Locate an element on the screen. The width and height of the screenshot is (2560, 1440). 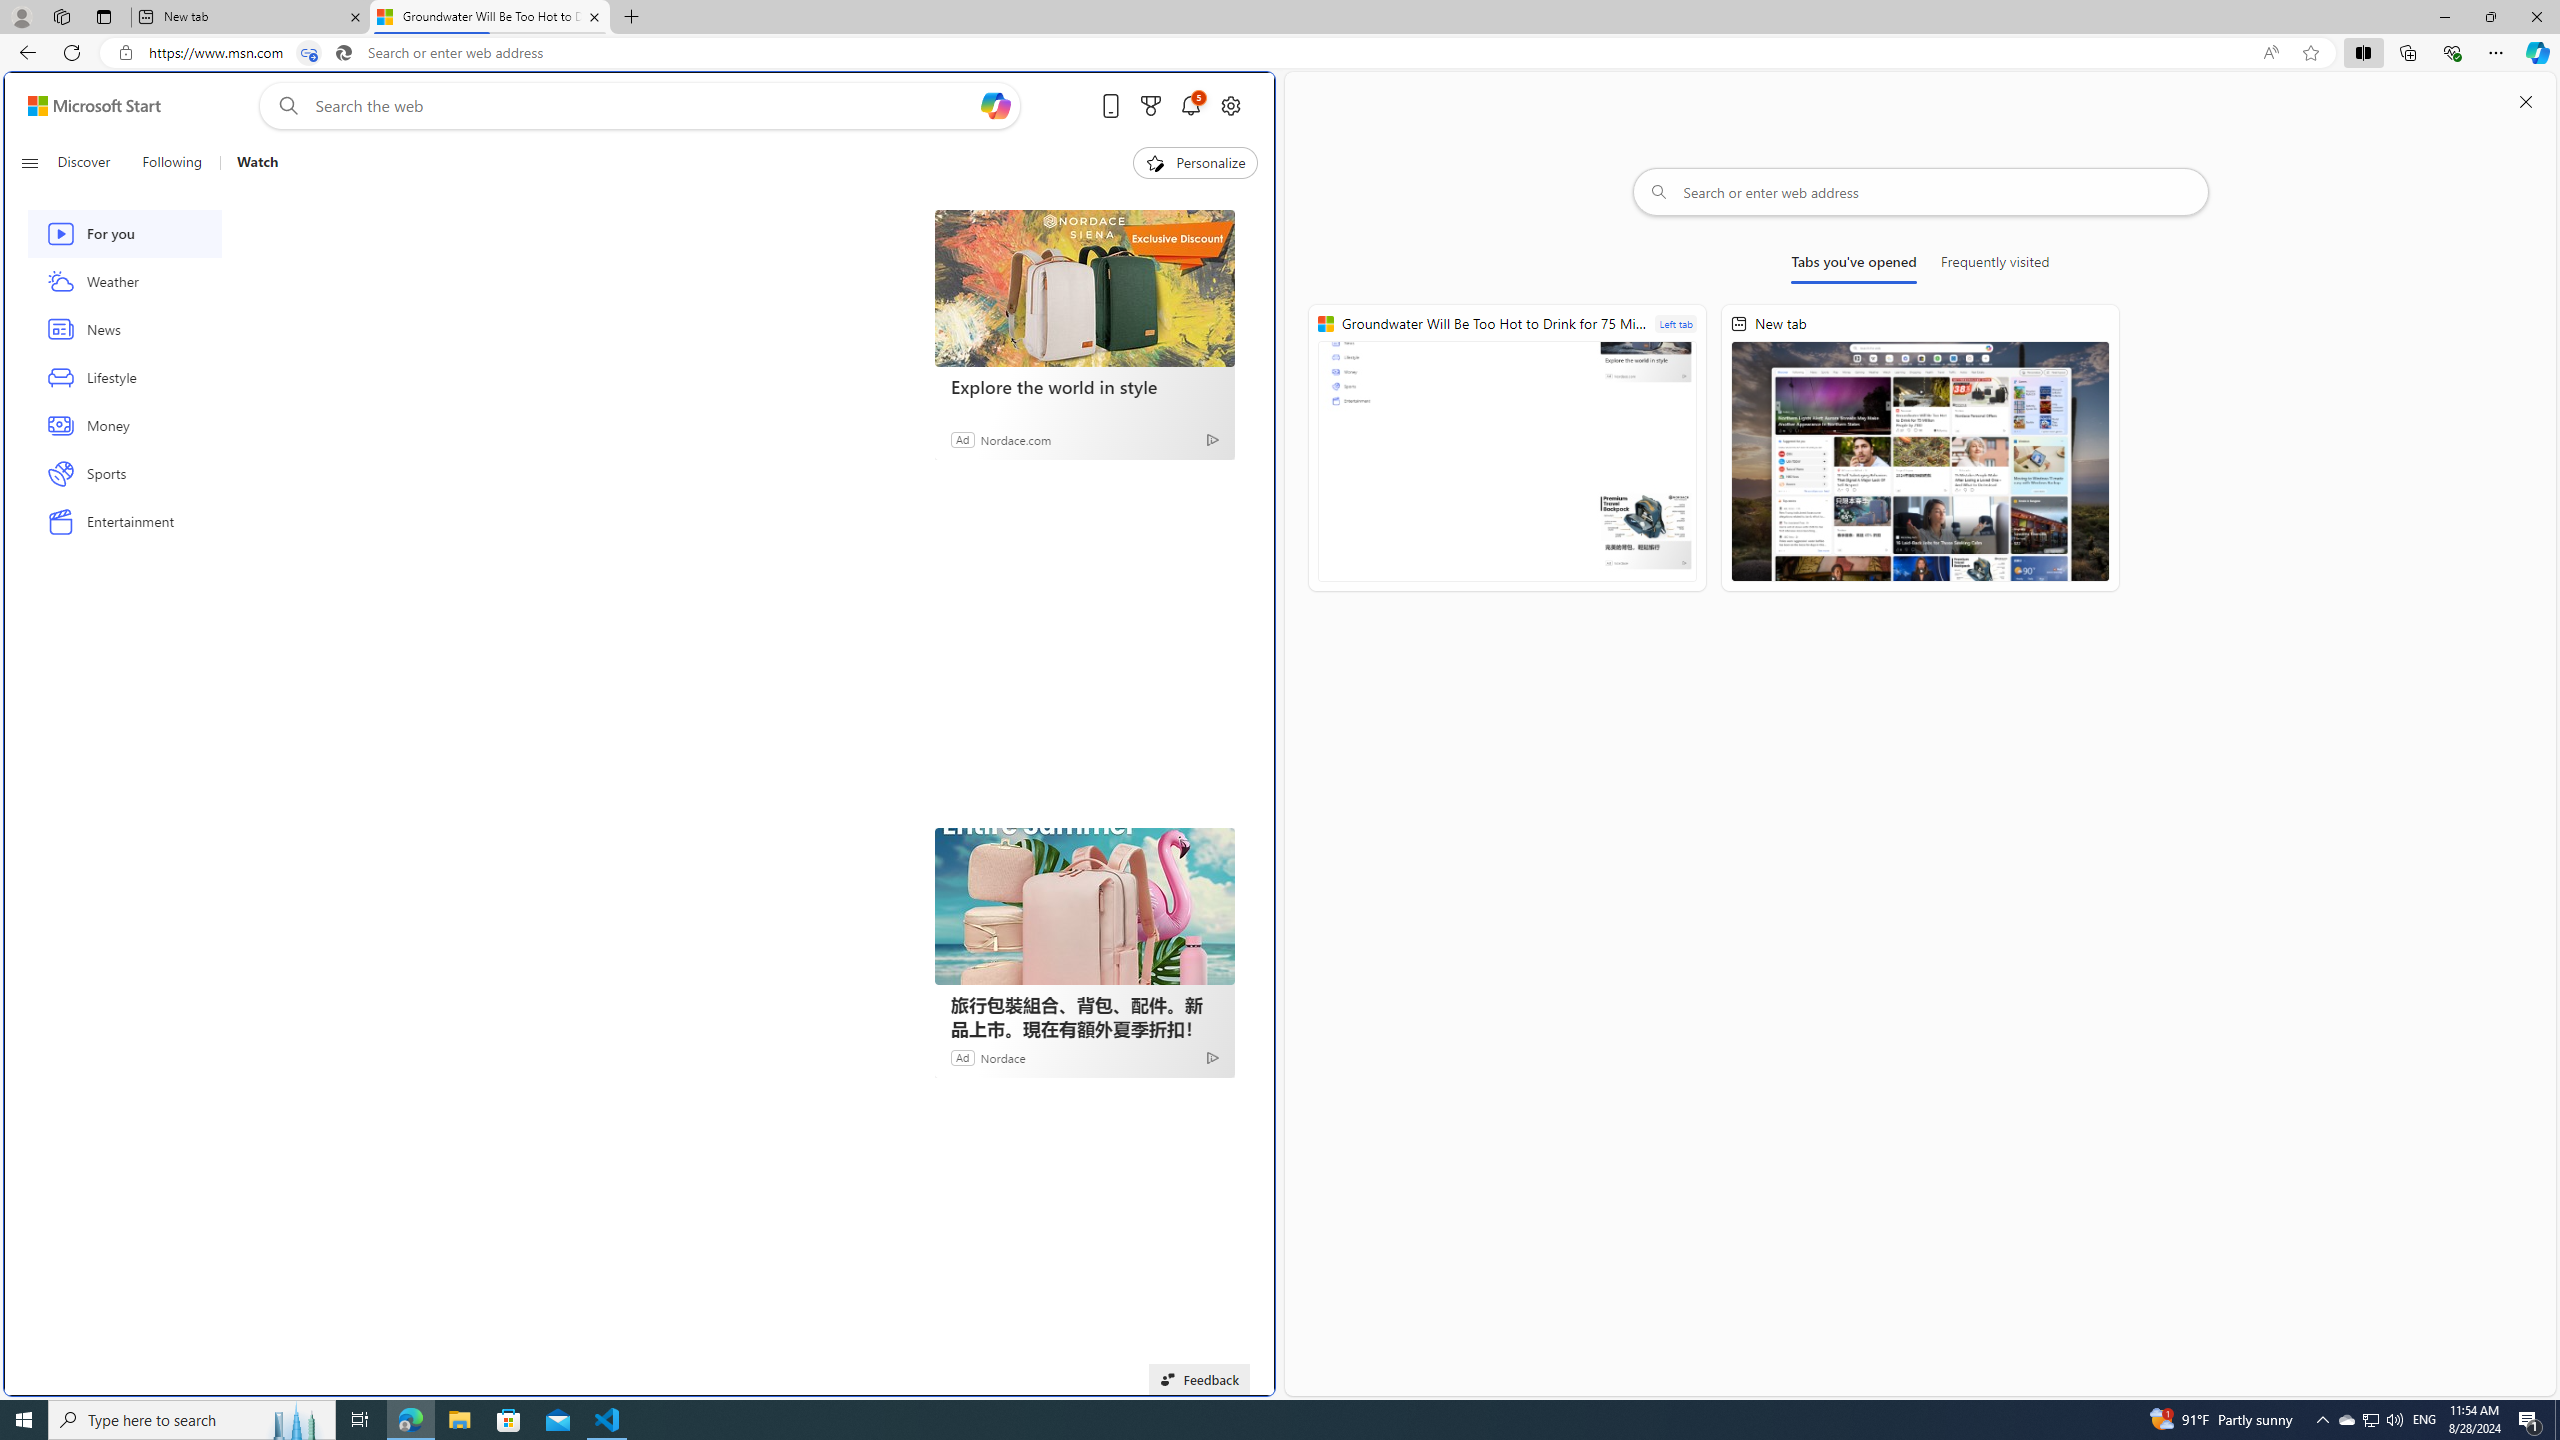
'New Tab' is located at coordinates (631, 16).